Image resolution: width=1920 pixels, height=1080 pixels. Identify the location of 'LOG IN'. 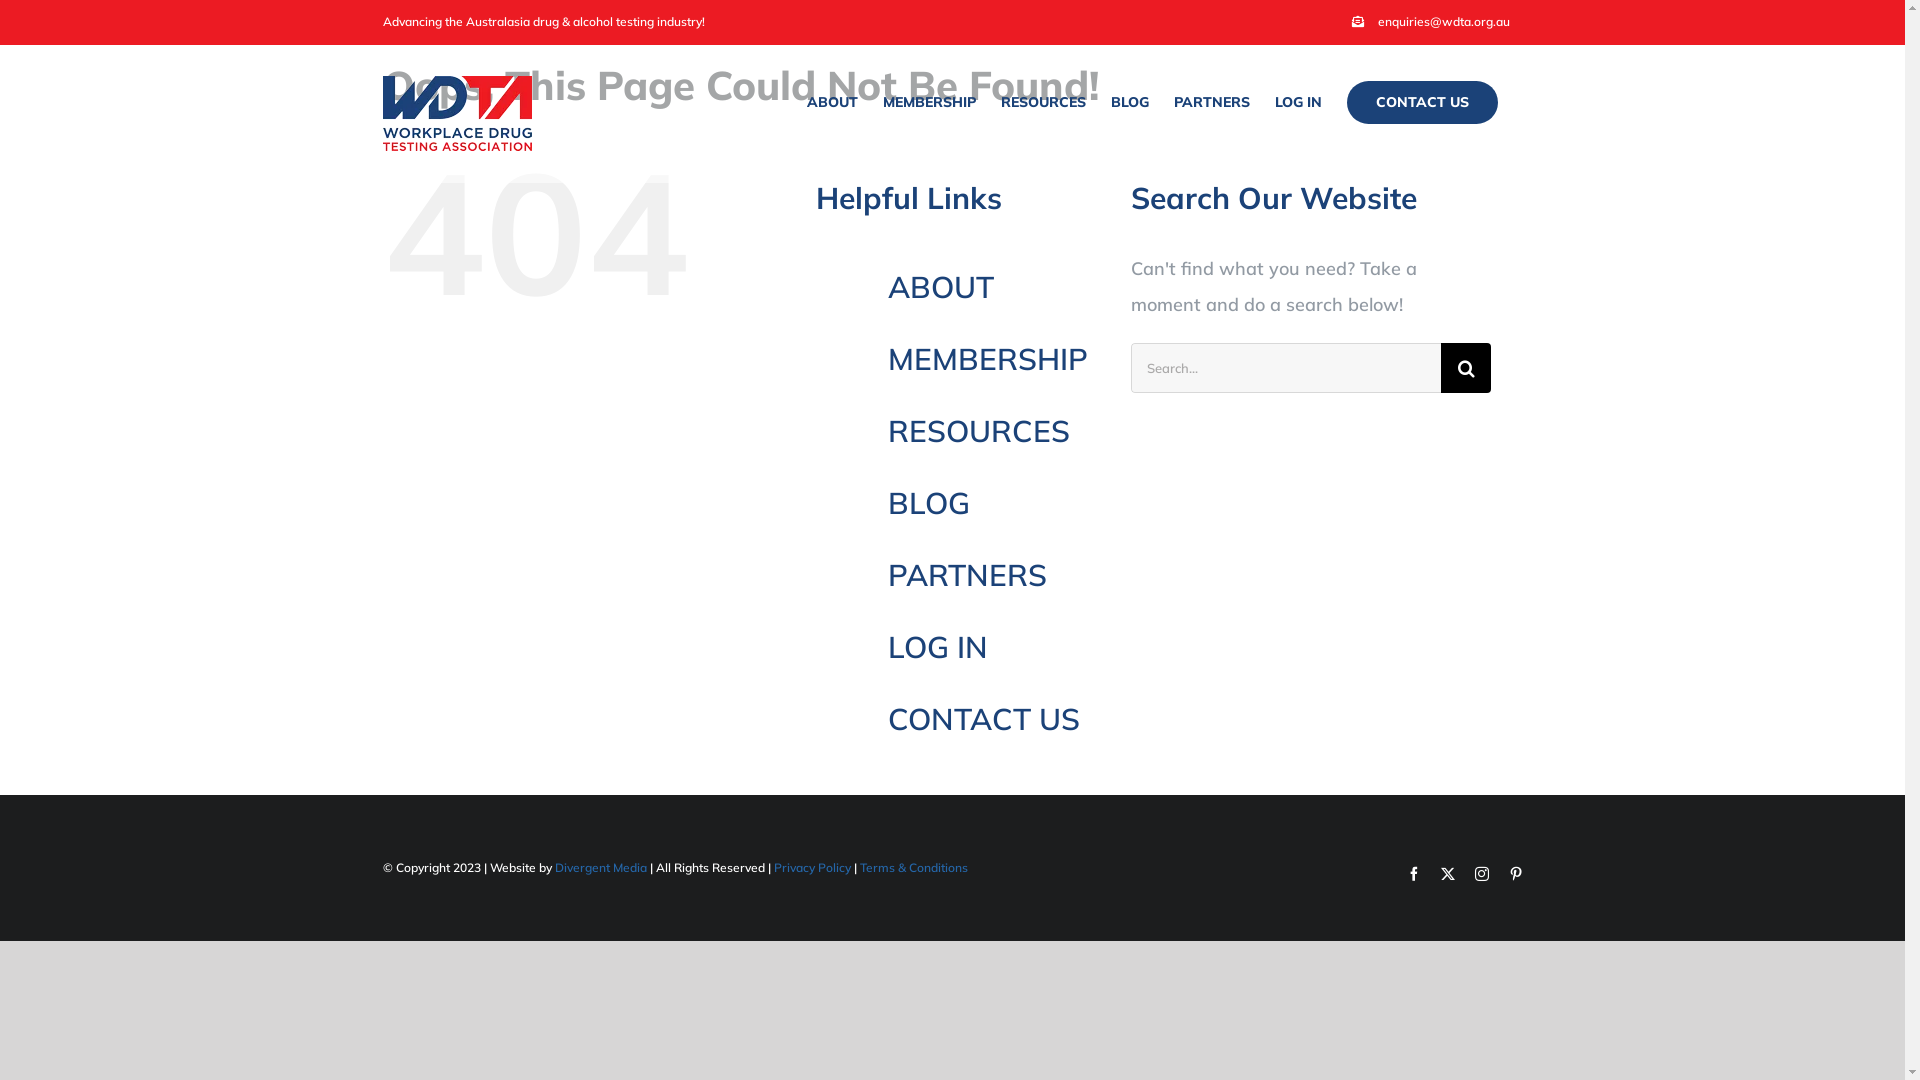
(1272, 101).